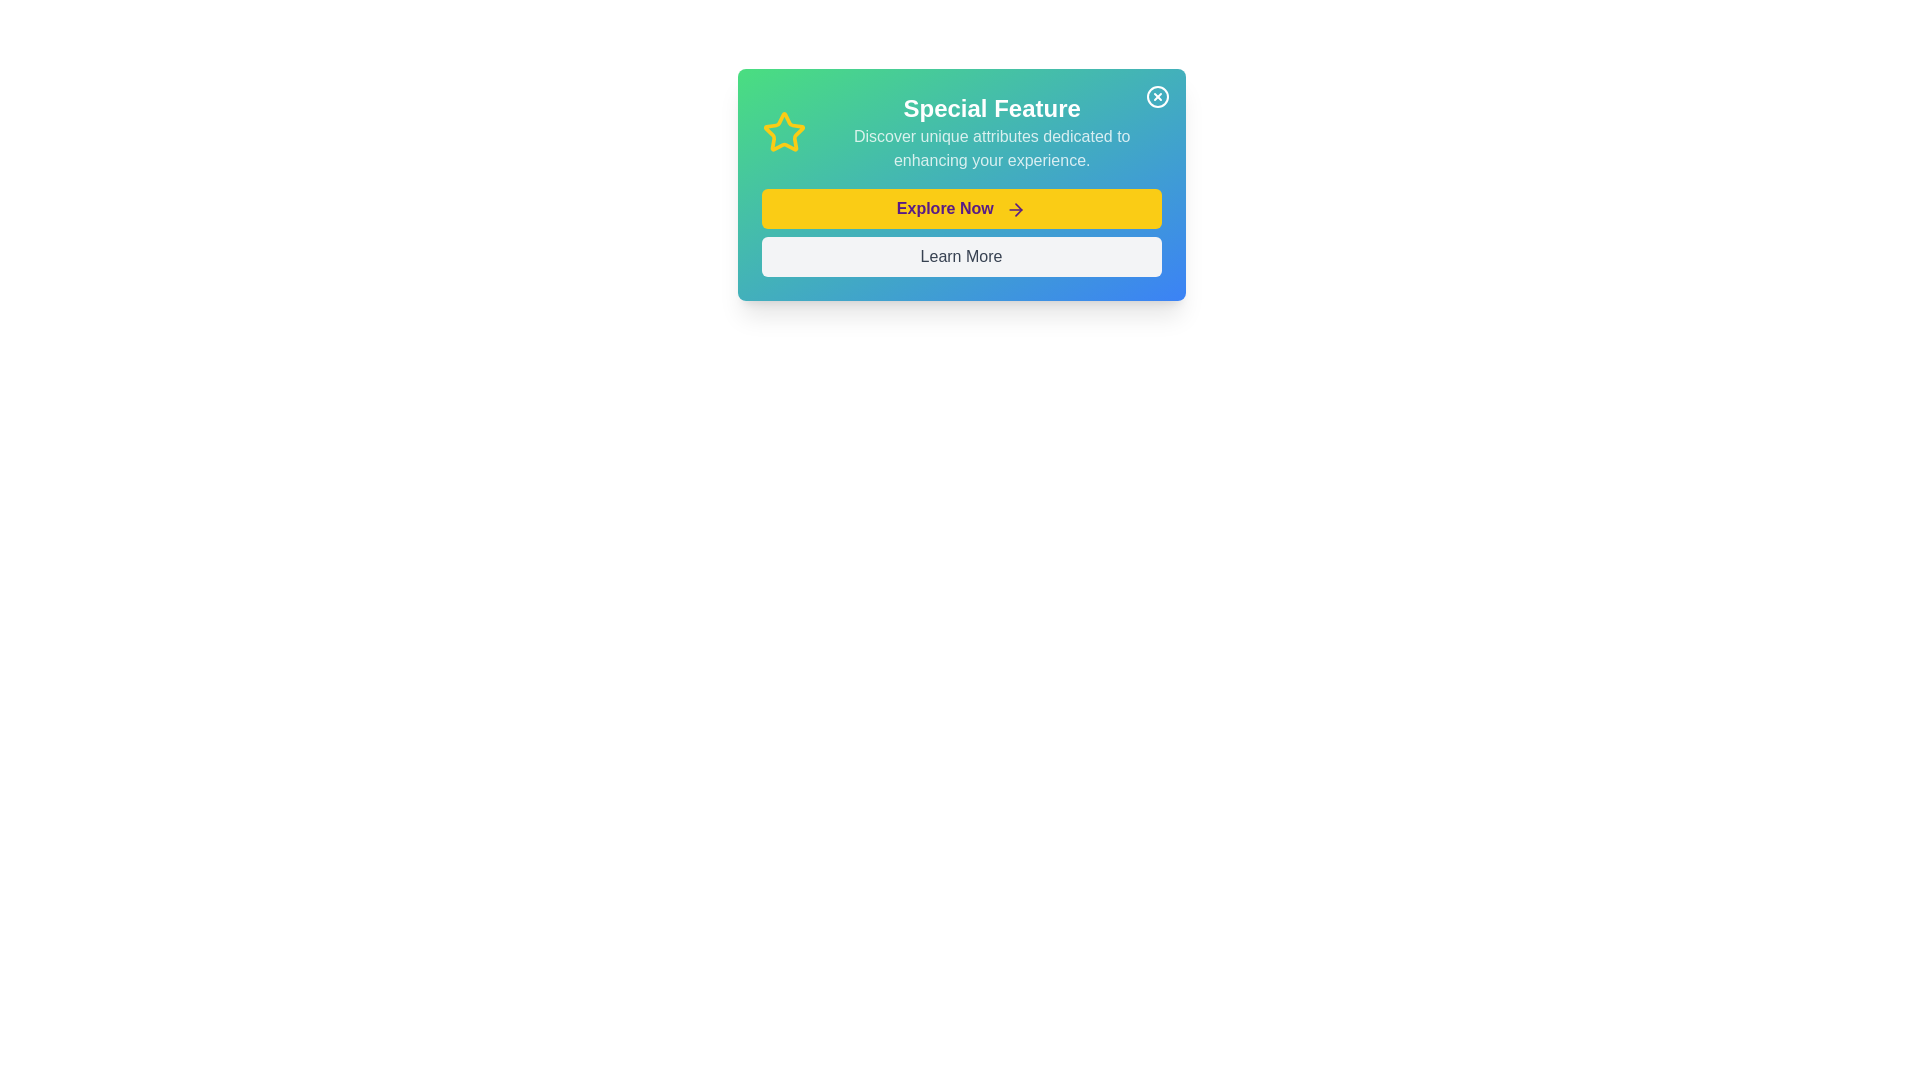 The width and height of the screenshot is (1920, 1080). What do you see at coordinates (992, 148) in the screenshot?
I see `the descriptive text block that provides additional information about the 'Special Feature' located below the header text 'Special Feature'` at bounding box center [992, 148].